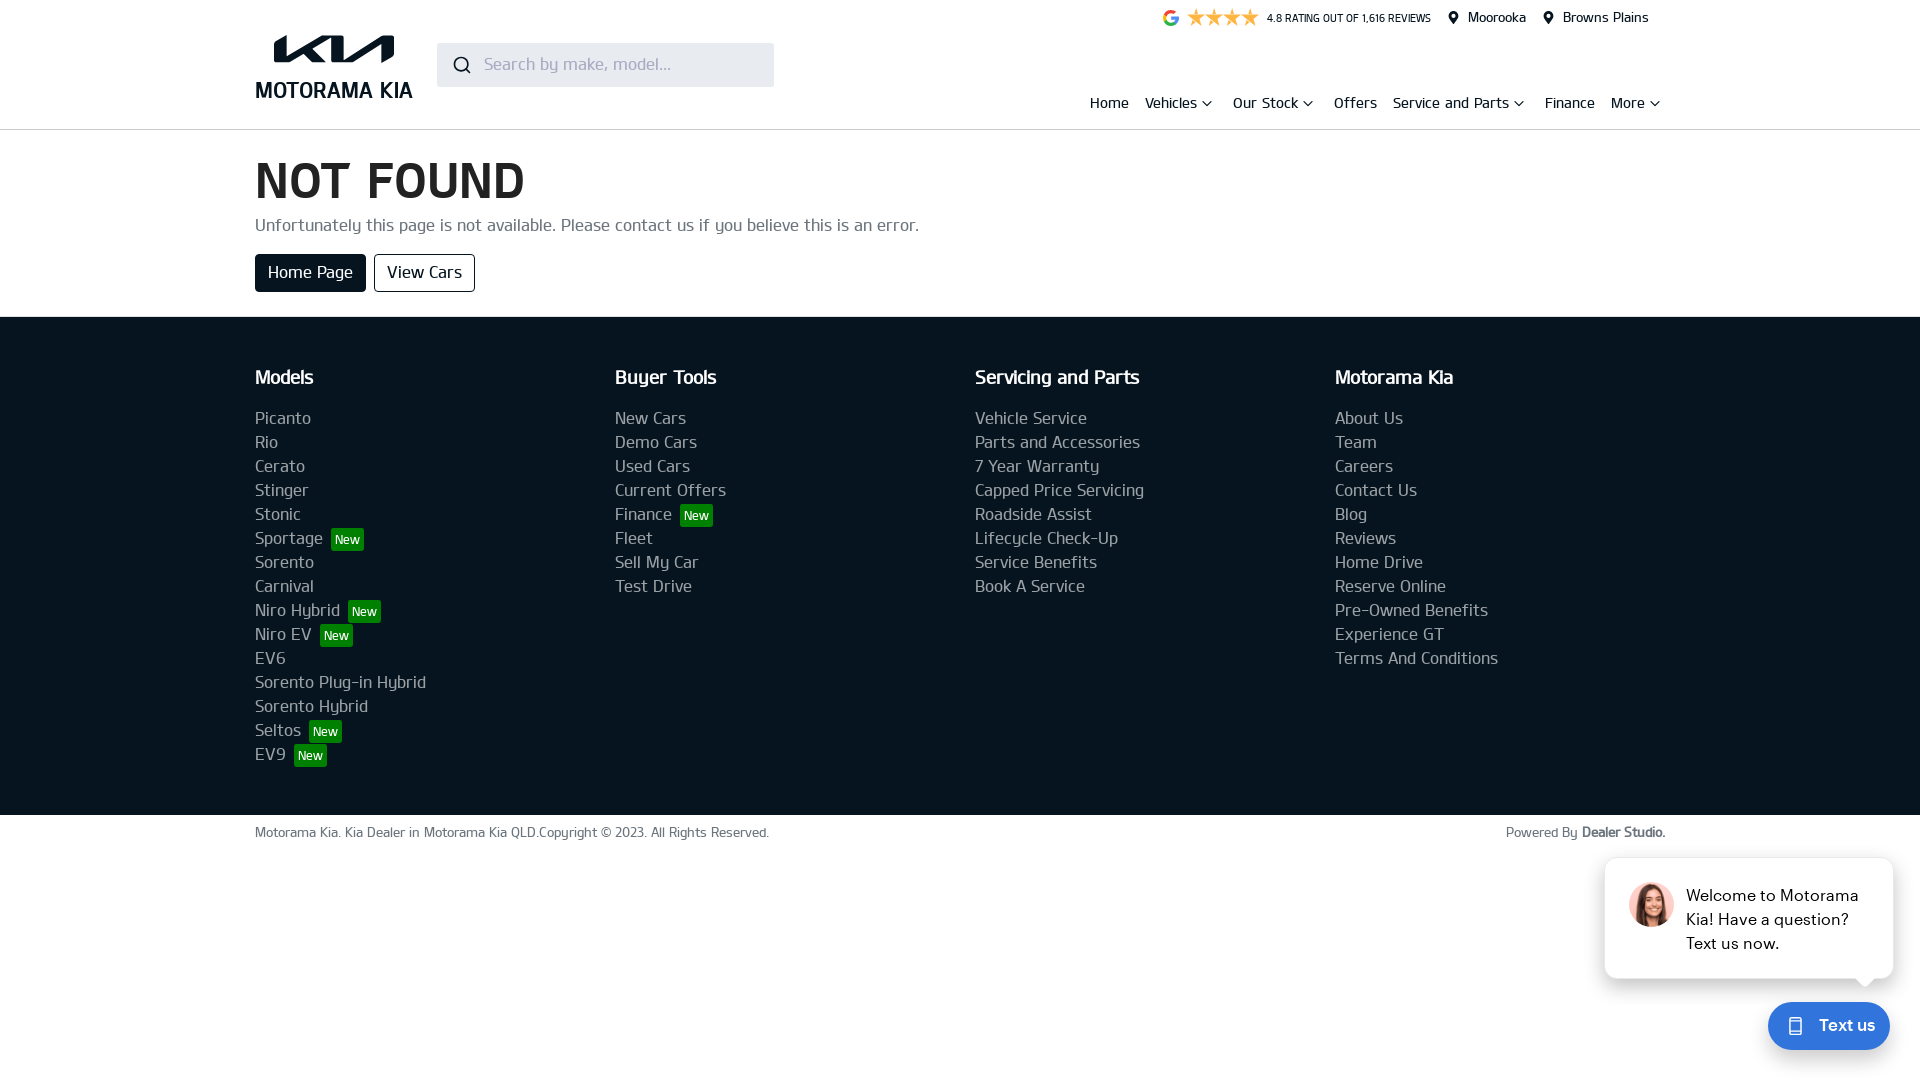  Describe the element at coordinates (1364, 537) in the screenshot. I see `'Reviews'` at that location.